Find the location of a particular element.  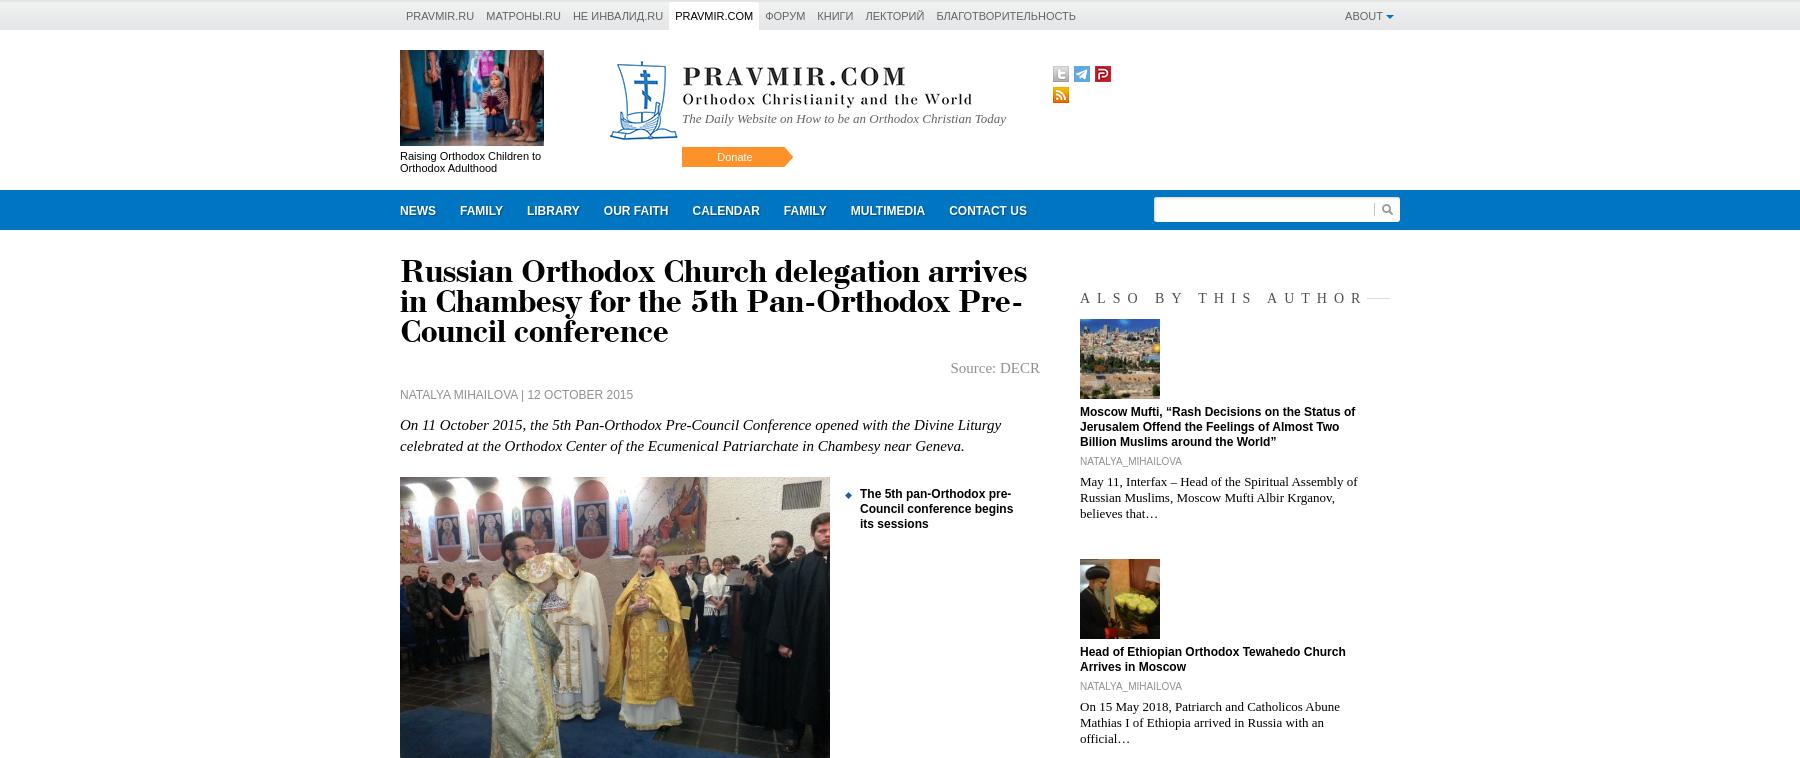

'Moscow Mufti, “Rash Decisions on the Status of Jerusalem Offend the Feelings of Almost Two Billion Muslims around the World”' is located at coordinates (1216, 425).